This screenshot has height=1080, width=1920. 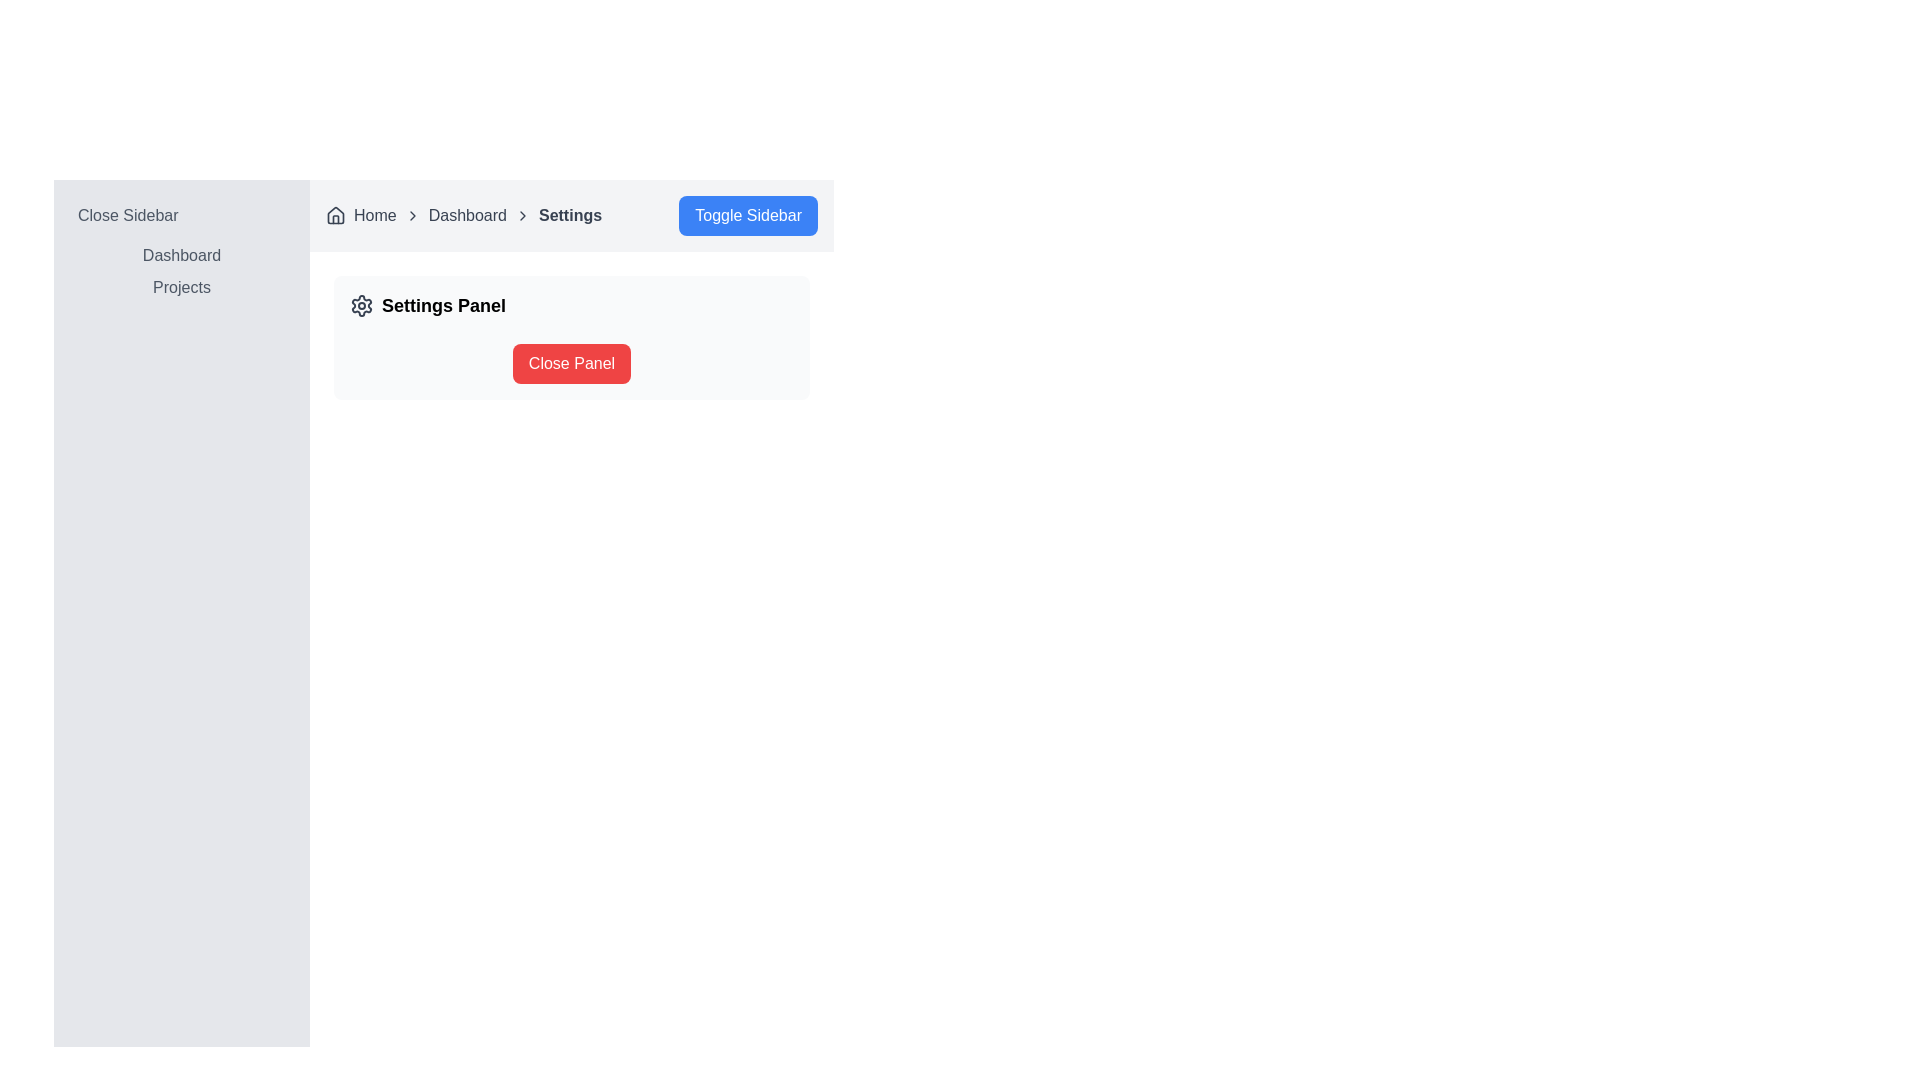 I want to click on the home icon located on the extreme left of the breadcrumb navigation bar, so click(x=336, y=215).